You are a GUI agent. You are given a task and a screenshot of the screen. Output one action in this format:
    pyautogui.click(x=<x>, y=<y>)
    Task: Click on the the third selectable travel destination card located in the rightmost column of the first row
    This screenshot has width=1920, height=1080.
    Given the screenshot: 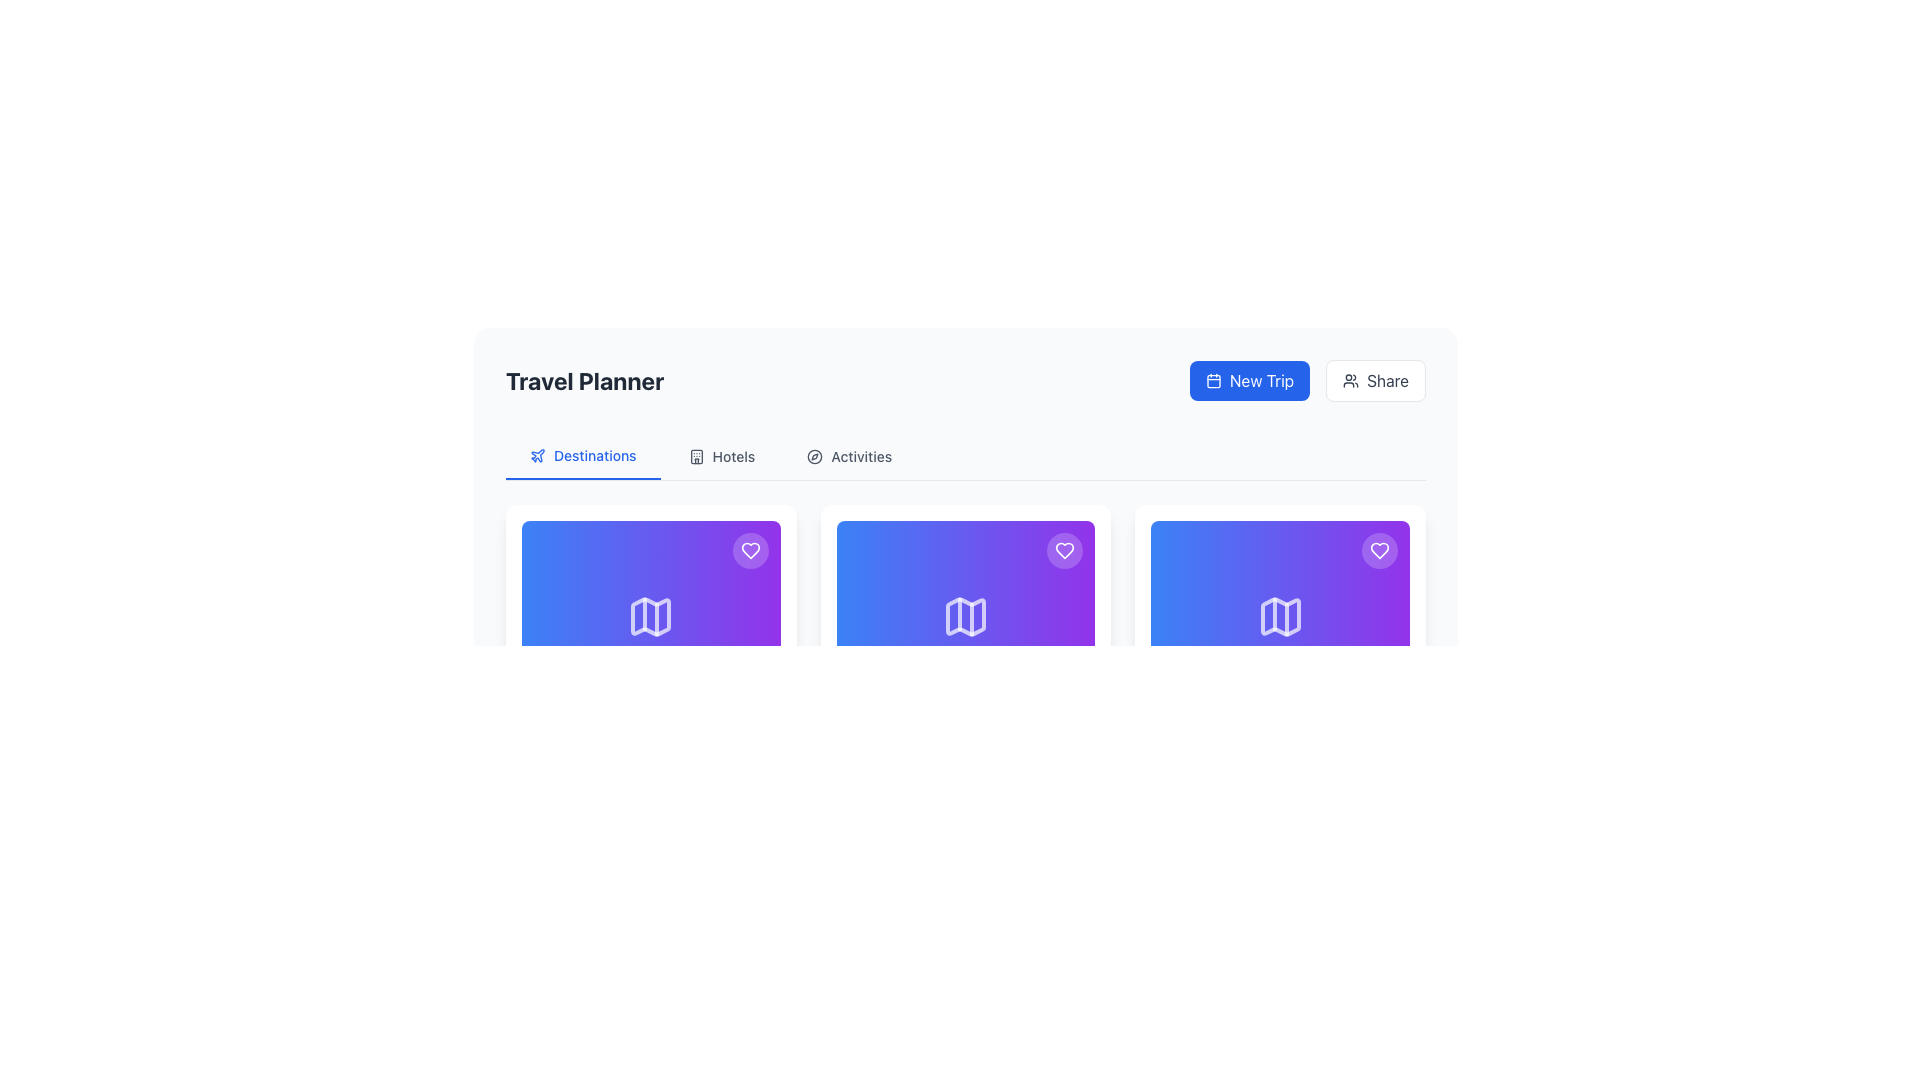 What is the action you would take?
    pyautogui.click(x=1280, y=668)
    